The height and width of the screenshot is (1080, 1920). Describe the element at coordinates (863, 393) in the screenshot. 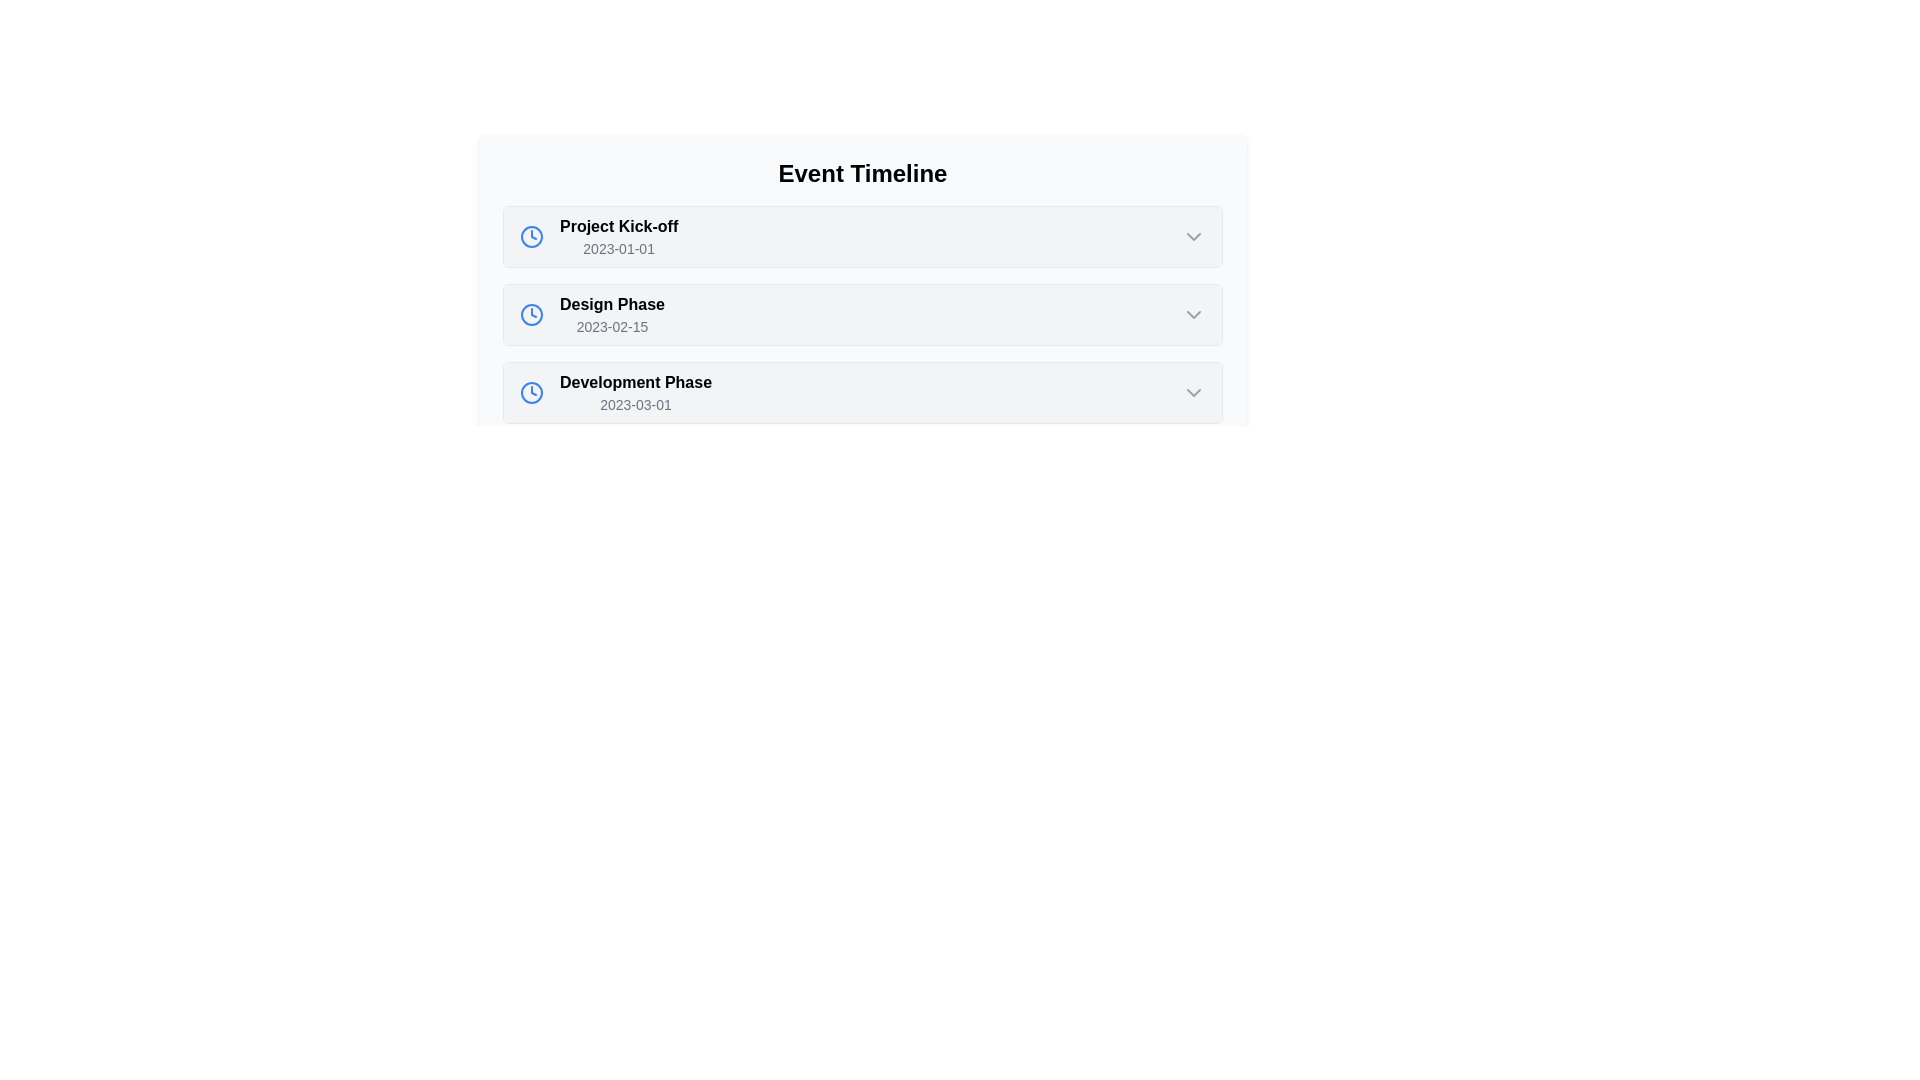

I see `the 'Development Phase' entry` at that location.